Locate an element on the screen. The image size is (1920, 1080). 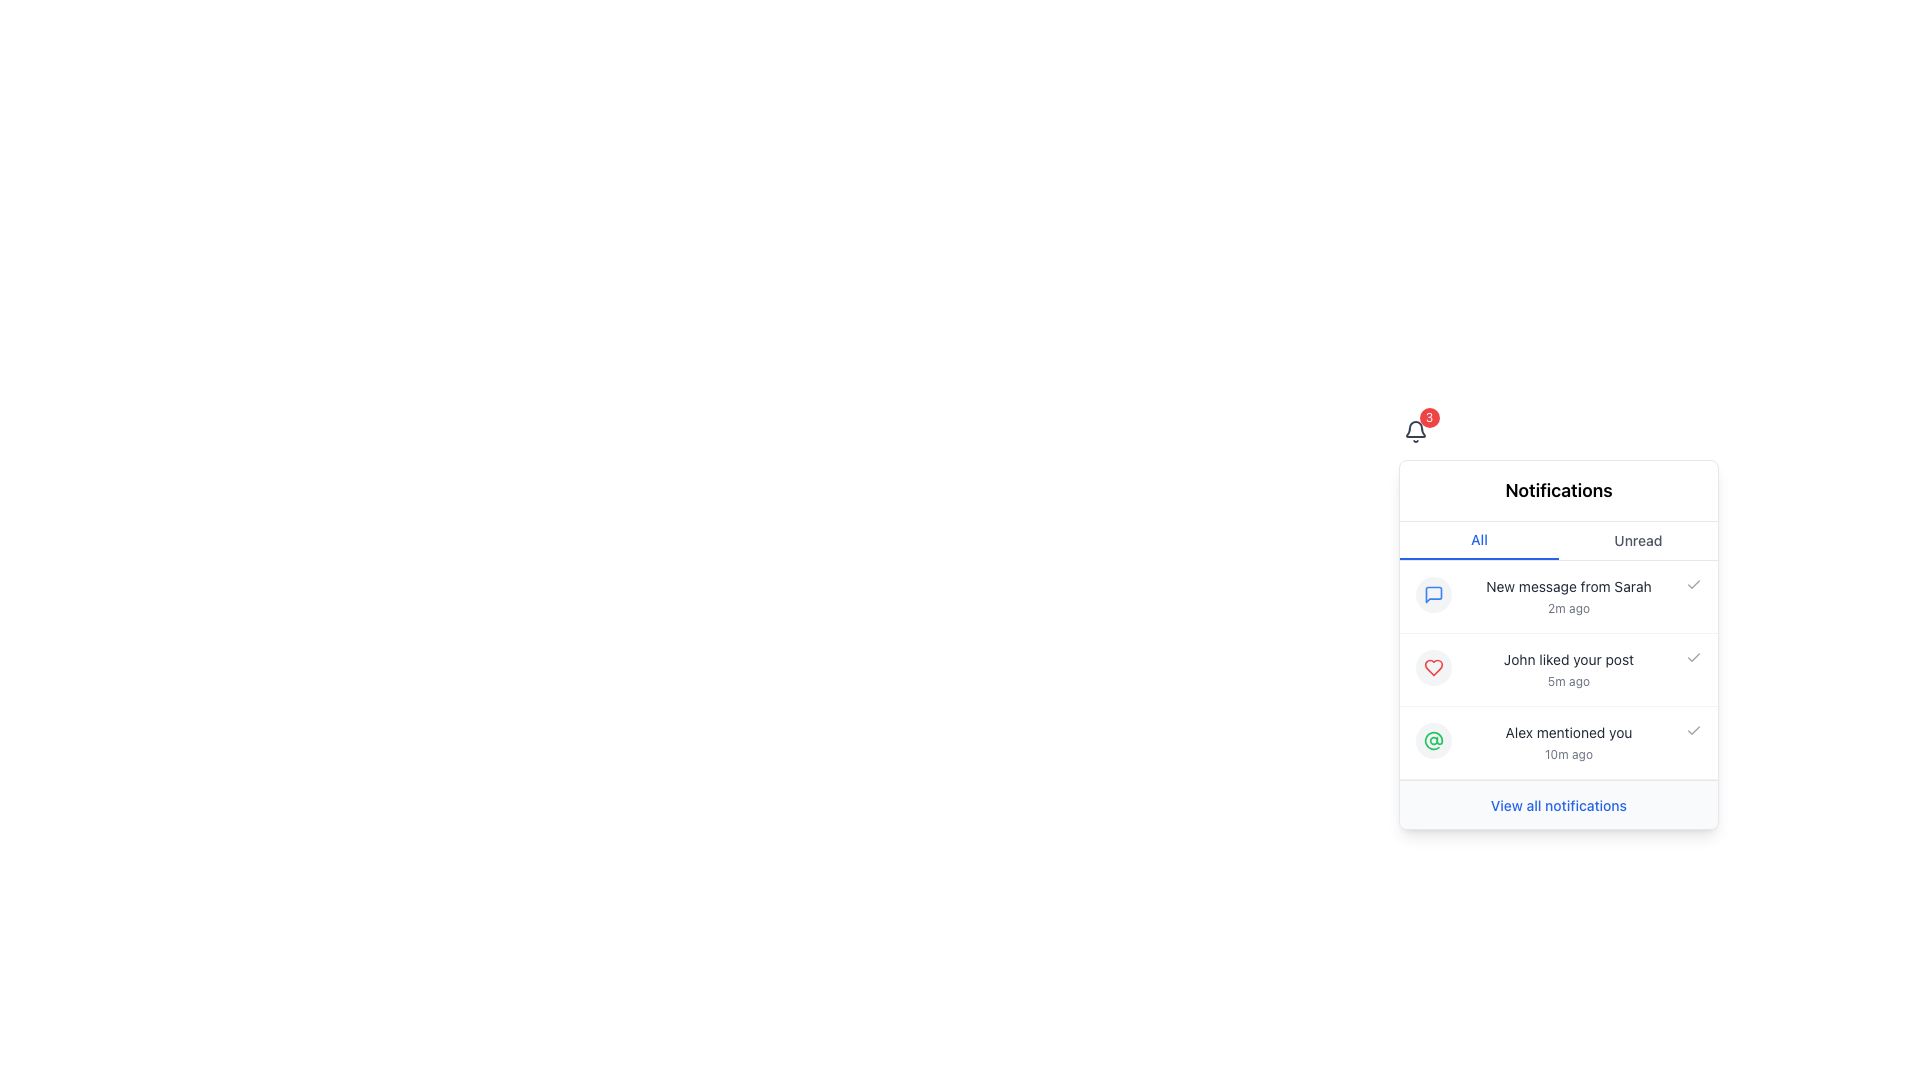
the Static Header element titled 'Notifications', which is prominently styled with a larger font and positioned at the top of the dropdown pane is located at coordinates (1558, 491).